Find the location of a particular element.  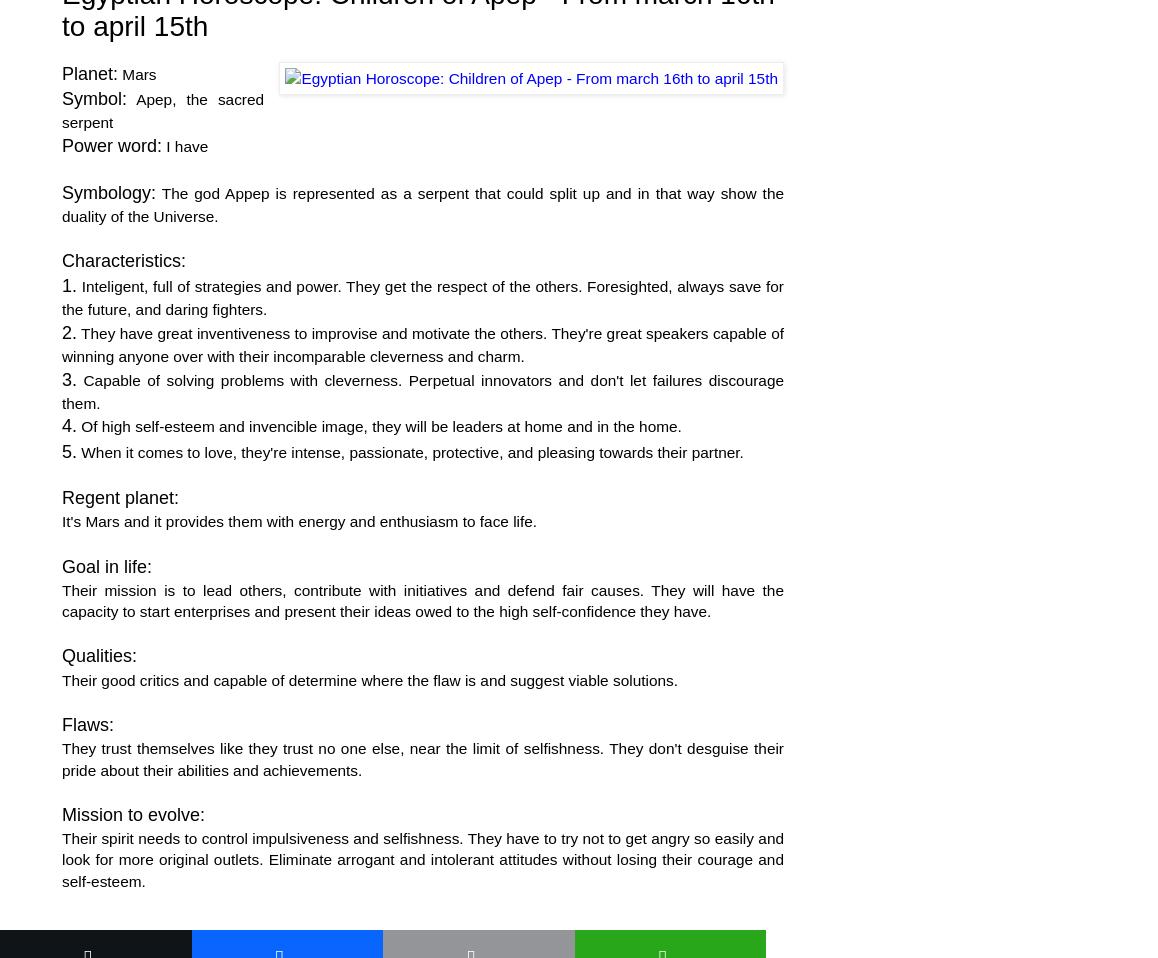

'Inteligent, full of strategies and power. They get the respect of the others. Foresighted, always save for the future, and daring fighters.' is located at coordinates (61, 298).